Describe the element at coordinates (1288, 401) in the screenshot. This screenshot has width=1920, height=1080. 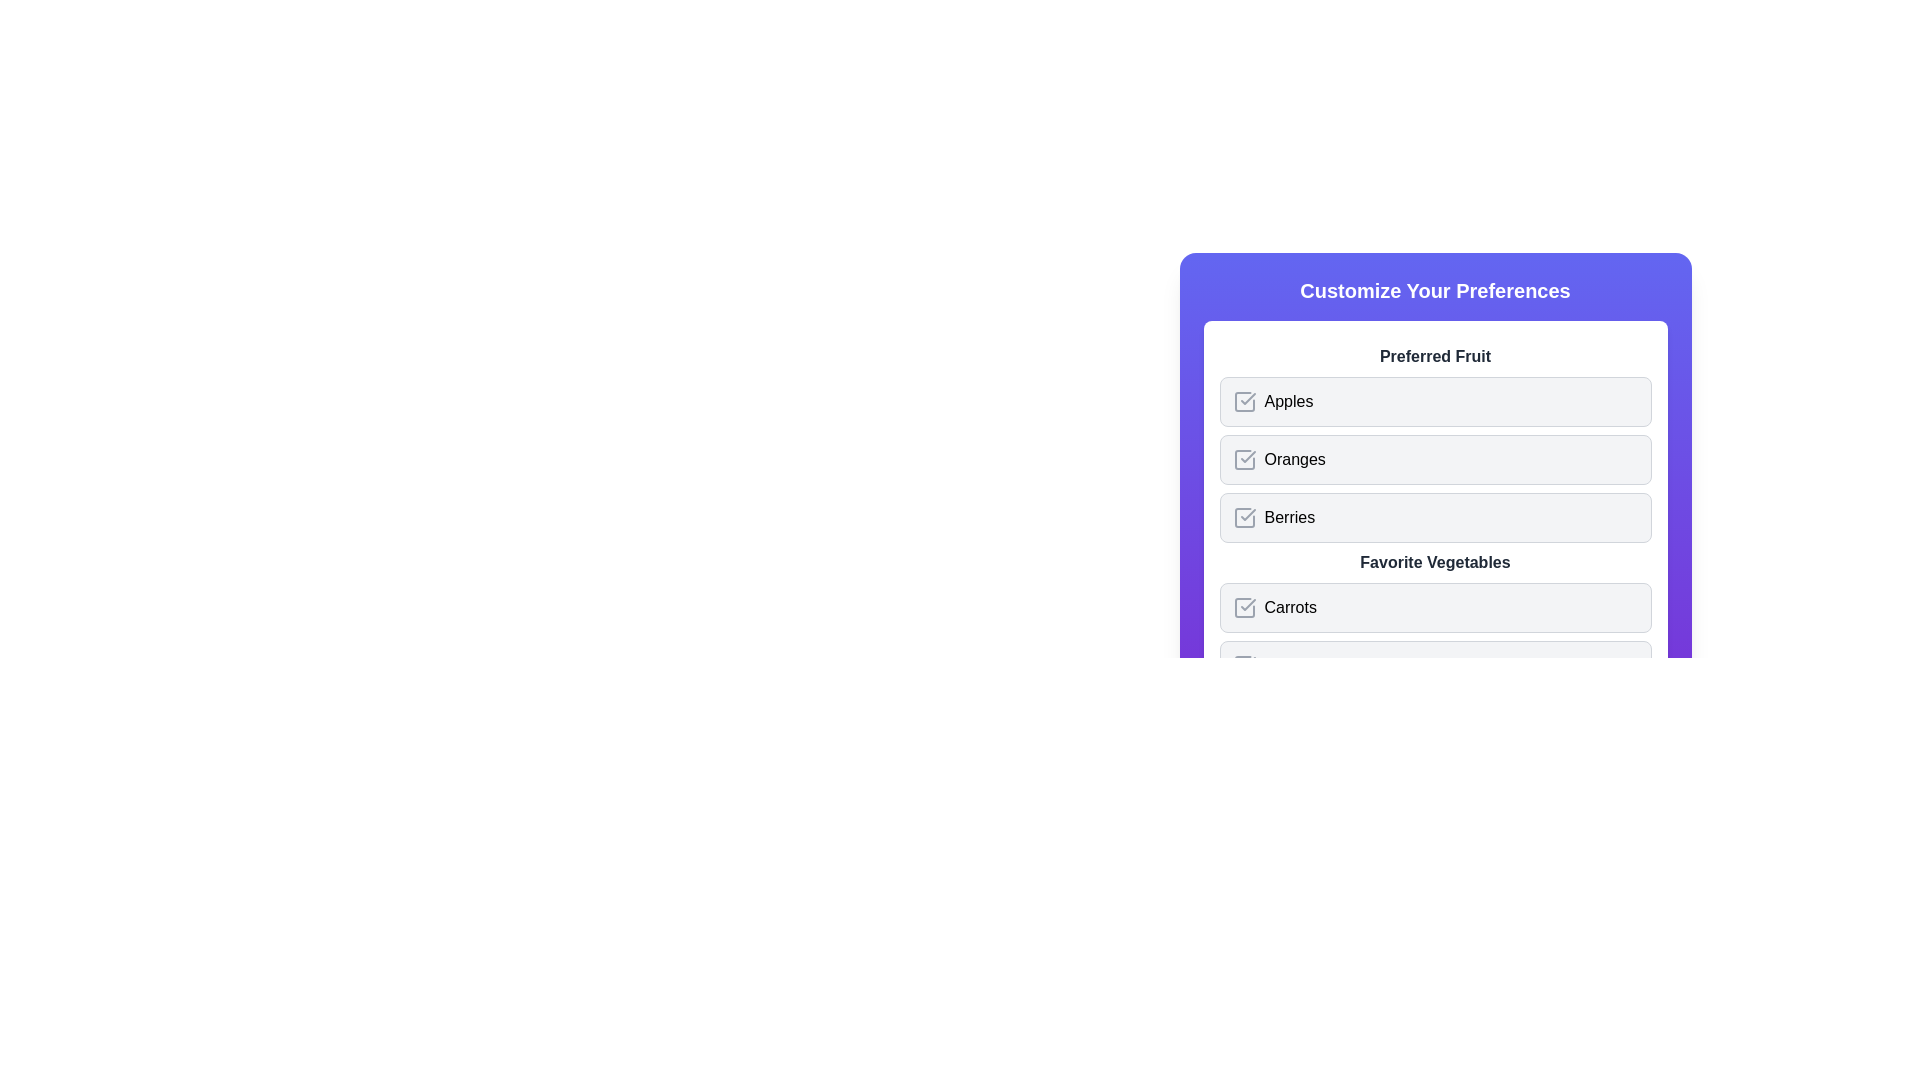
I see `the static text element displaying 'Apples' in the 'Preferred Fruit' section of the 'Customize Your Preferences' interface` at that location.